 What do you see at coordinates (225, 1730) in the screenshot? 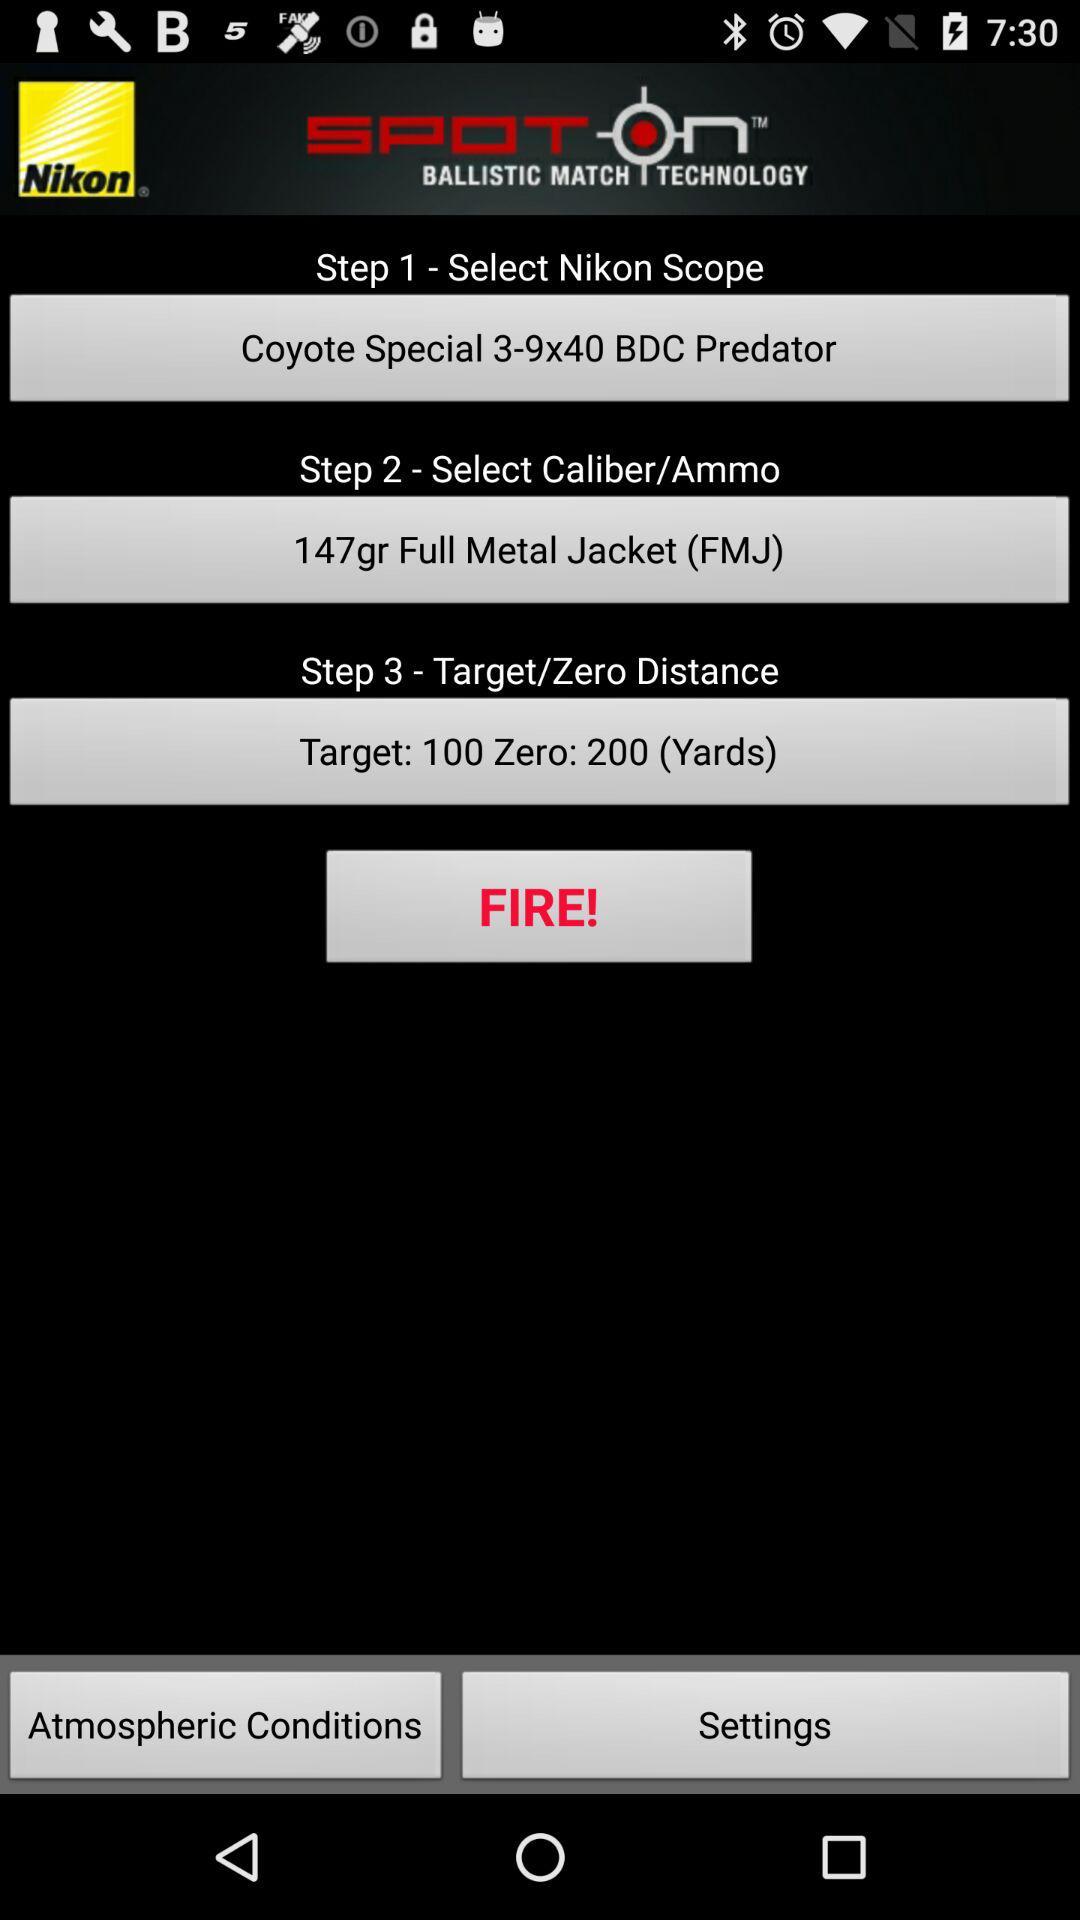
I see `button below fire! item` at bounding box center [225, 1730].